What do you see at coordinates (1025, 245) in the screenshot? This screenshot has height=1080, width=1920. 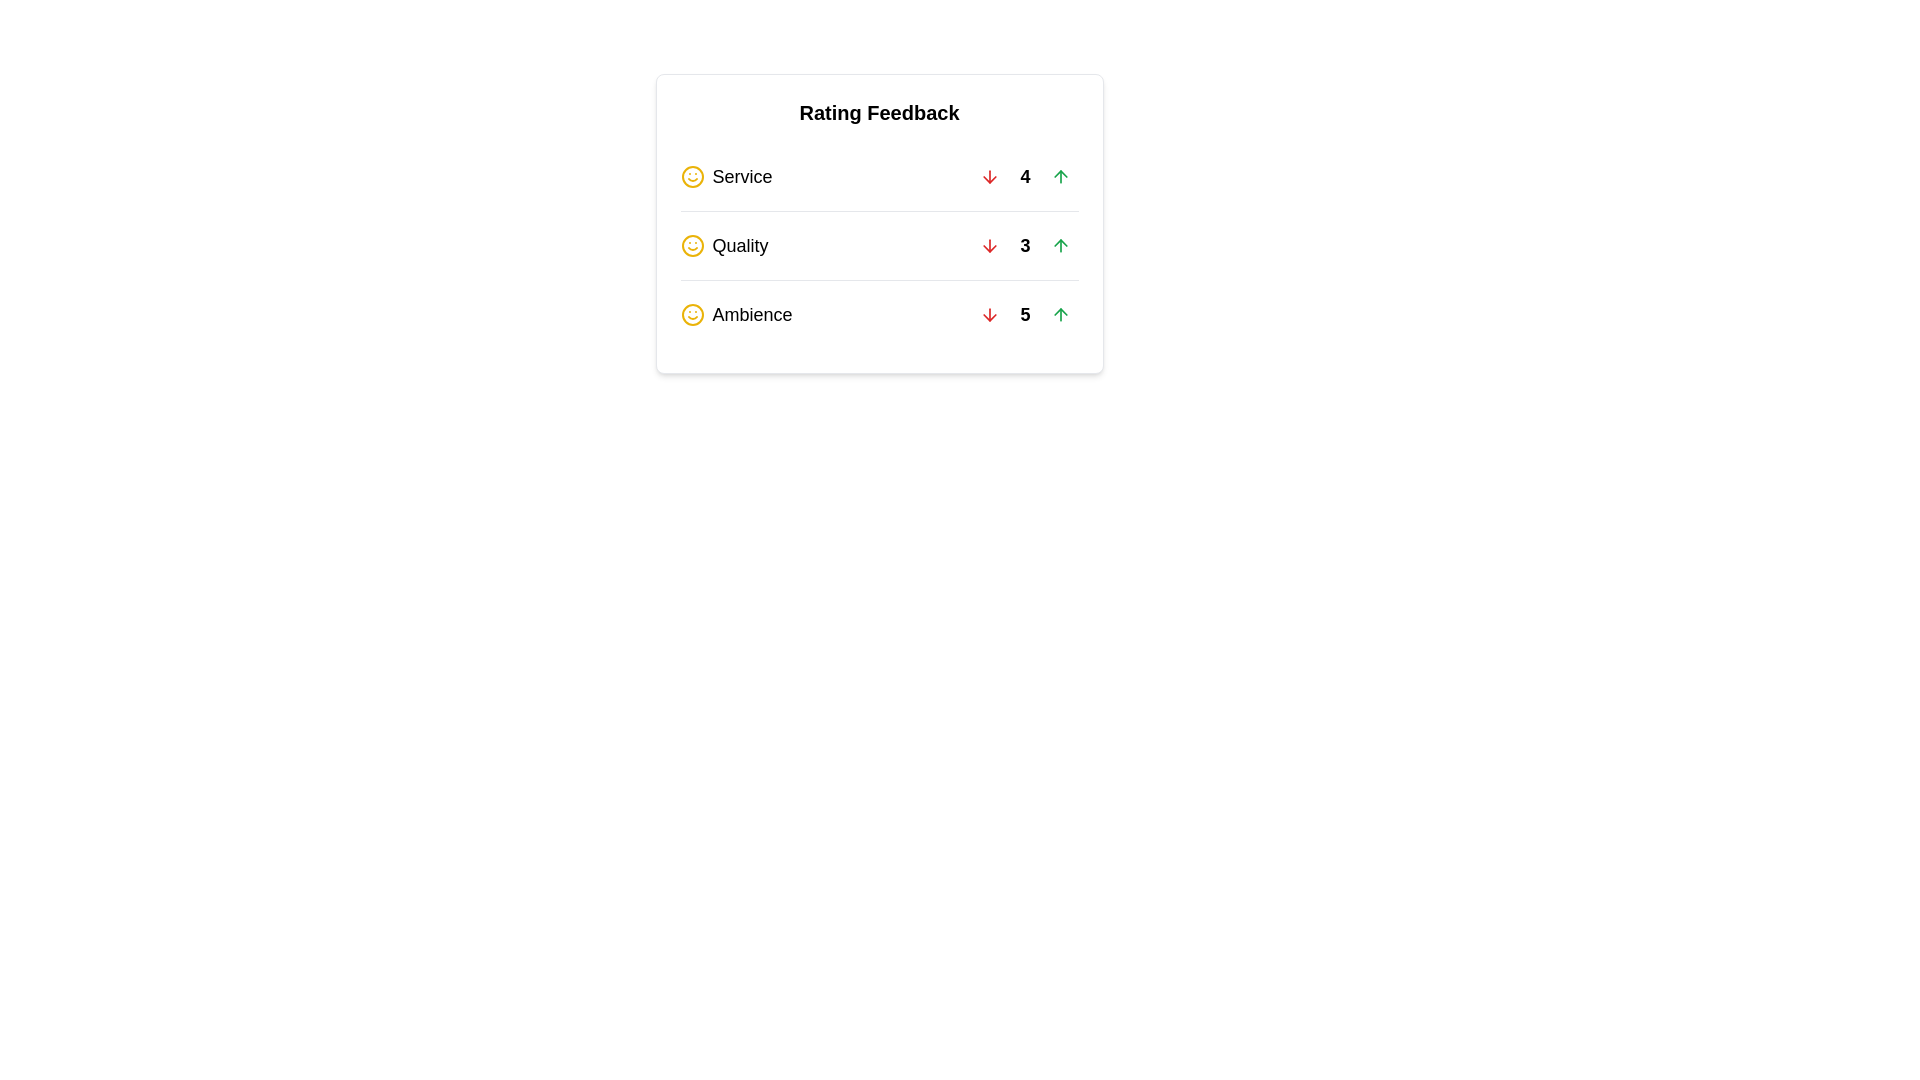 I see `the bold number '3' in the 'Rating Feedback' section, which is positioned between a red icon on the left and a green icon on the right` at bounding box center [1025, 245].